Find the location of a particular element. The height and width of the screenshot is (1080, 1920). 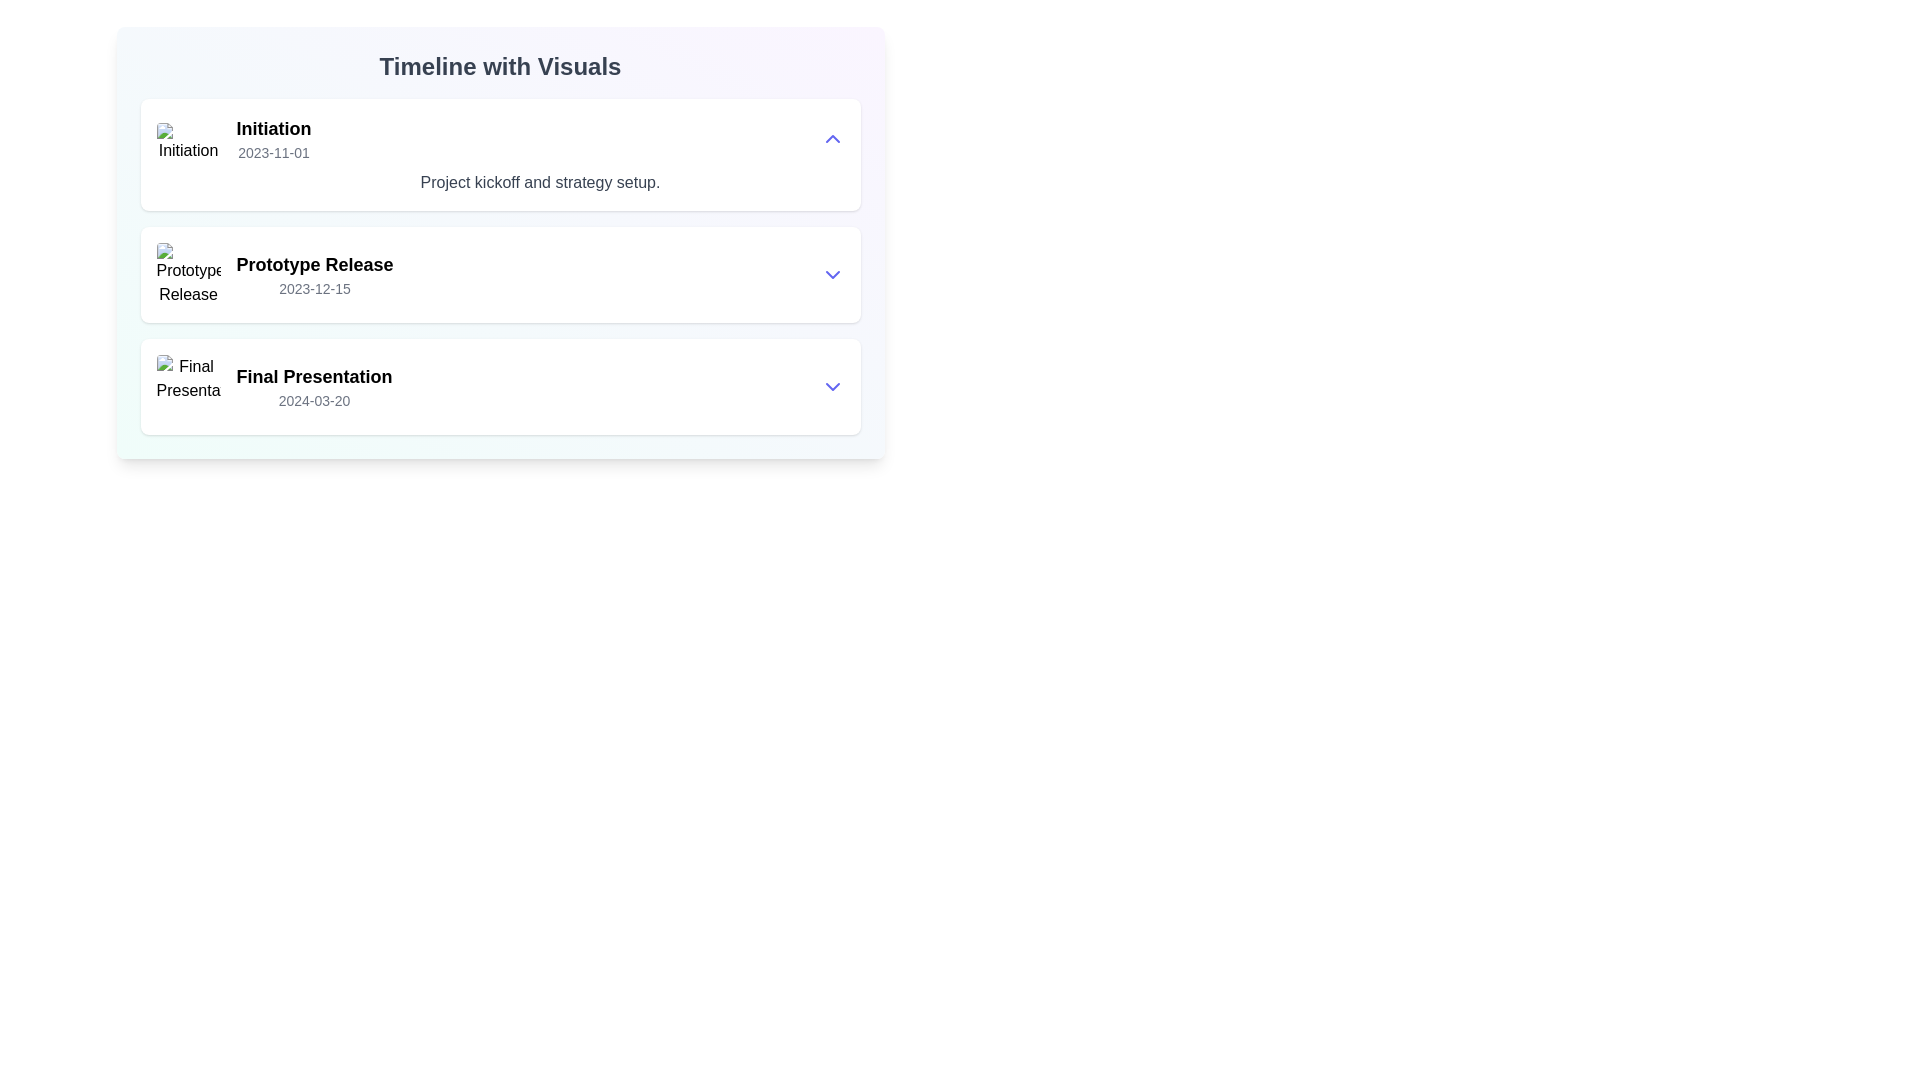

the Text Display element featuring bold black text 'Initiation' and smaller gray text '2023-11-01' in a vertical chronological timeline layout is located at coordinates (272, 137).